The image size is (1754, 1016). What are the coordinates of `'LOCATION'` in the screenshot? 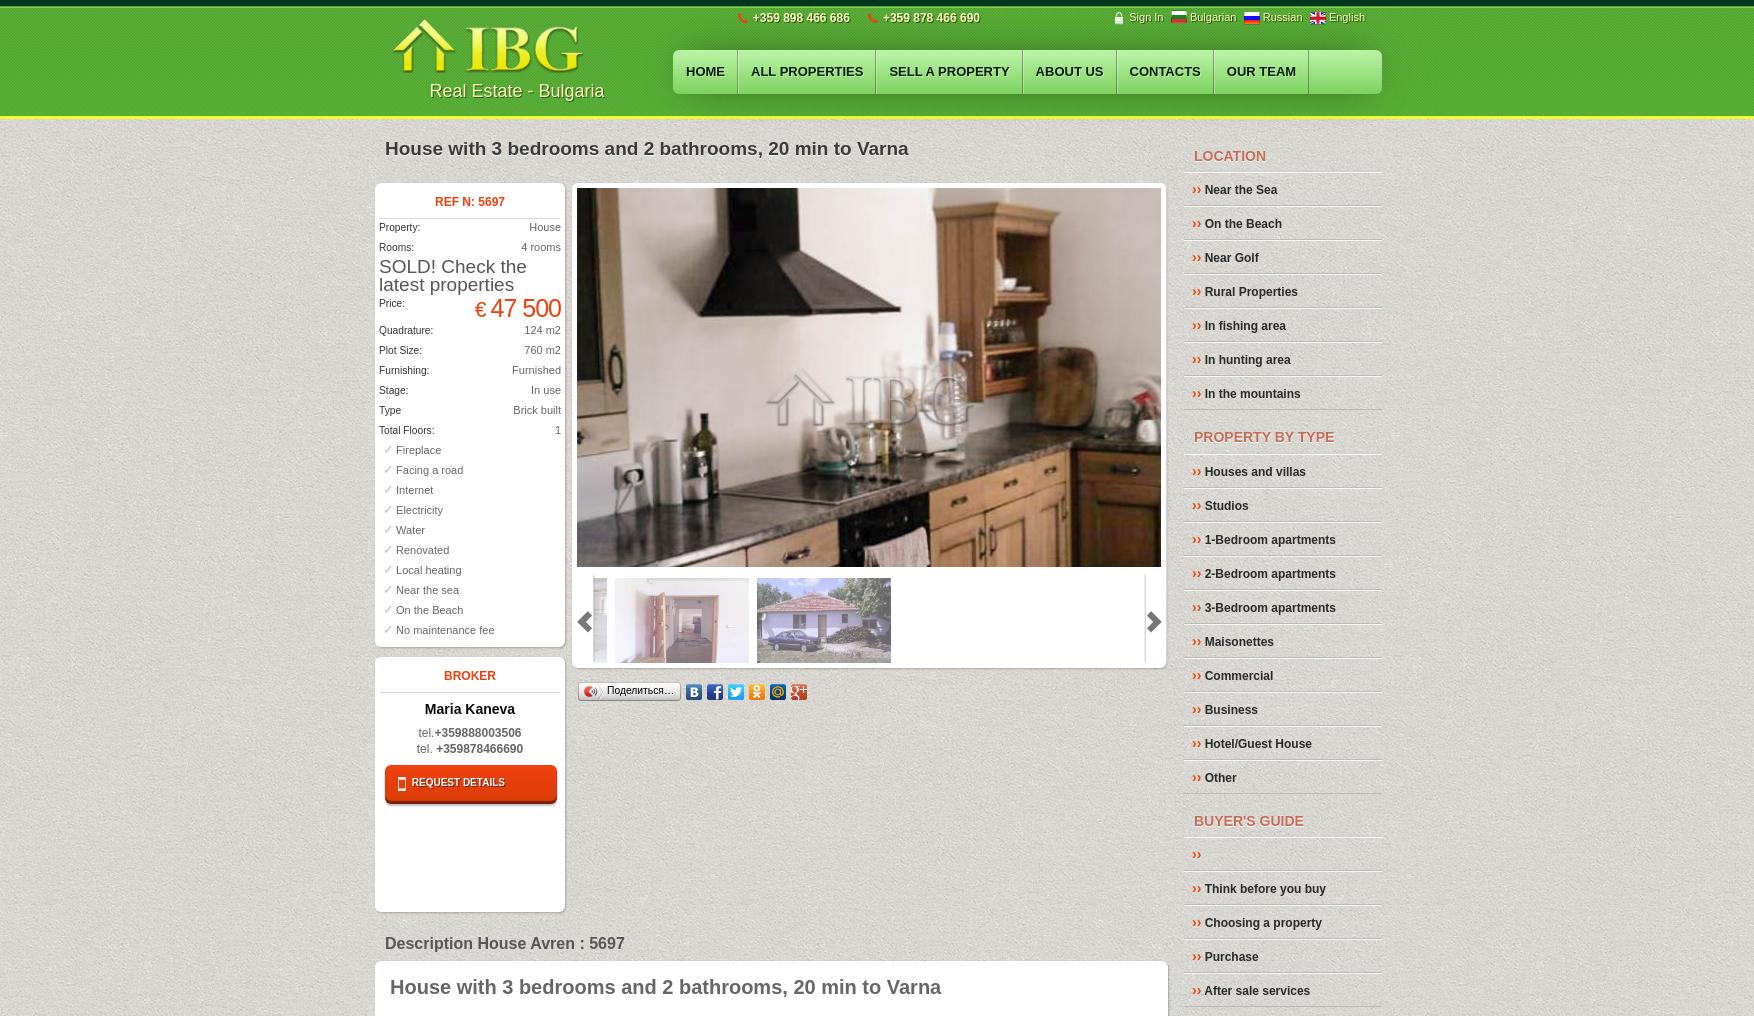 It's located at (1230, 154).